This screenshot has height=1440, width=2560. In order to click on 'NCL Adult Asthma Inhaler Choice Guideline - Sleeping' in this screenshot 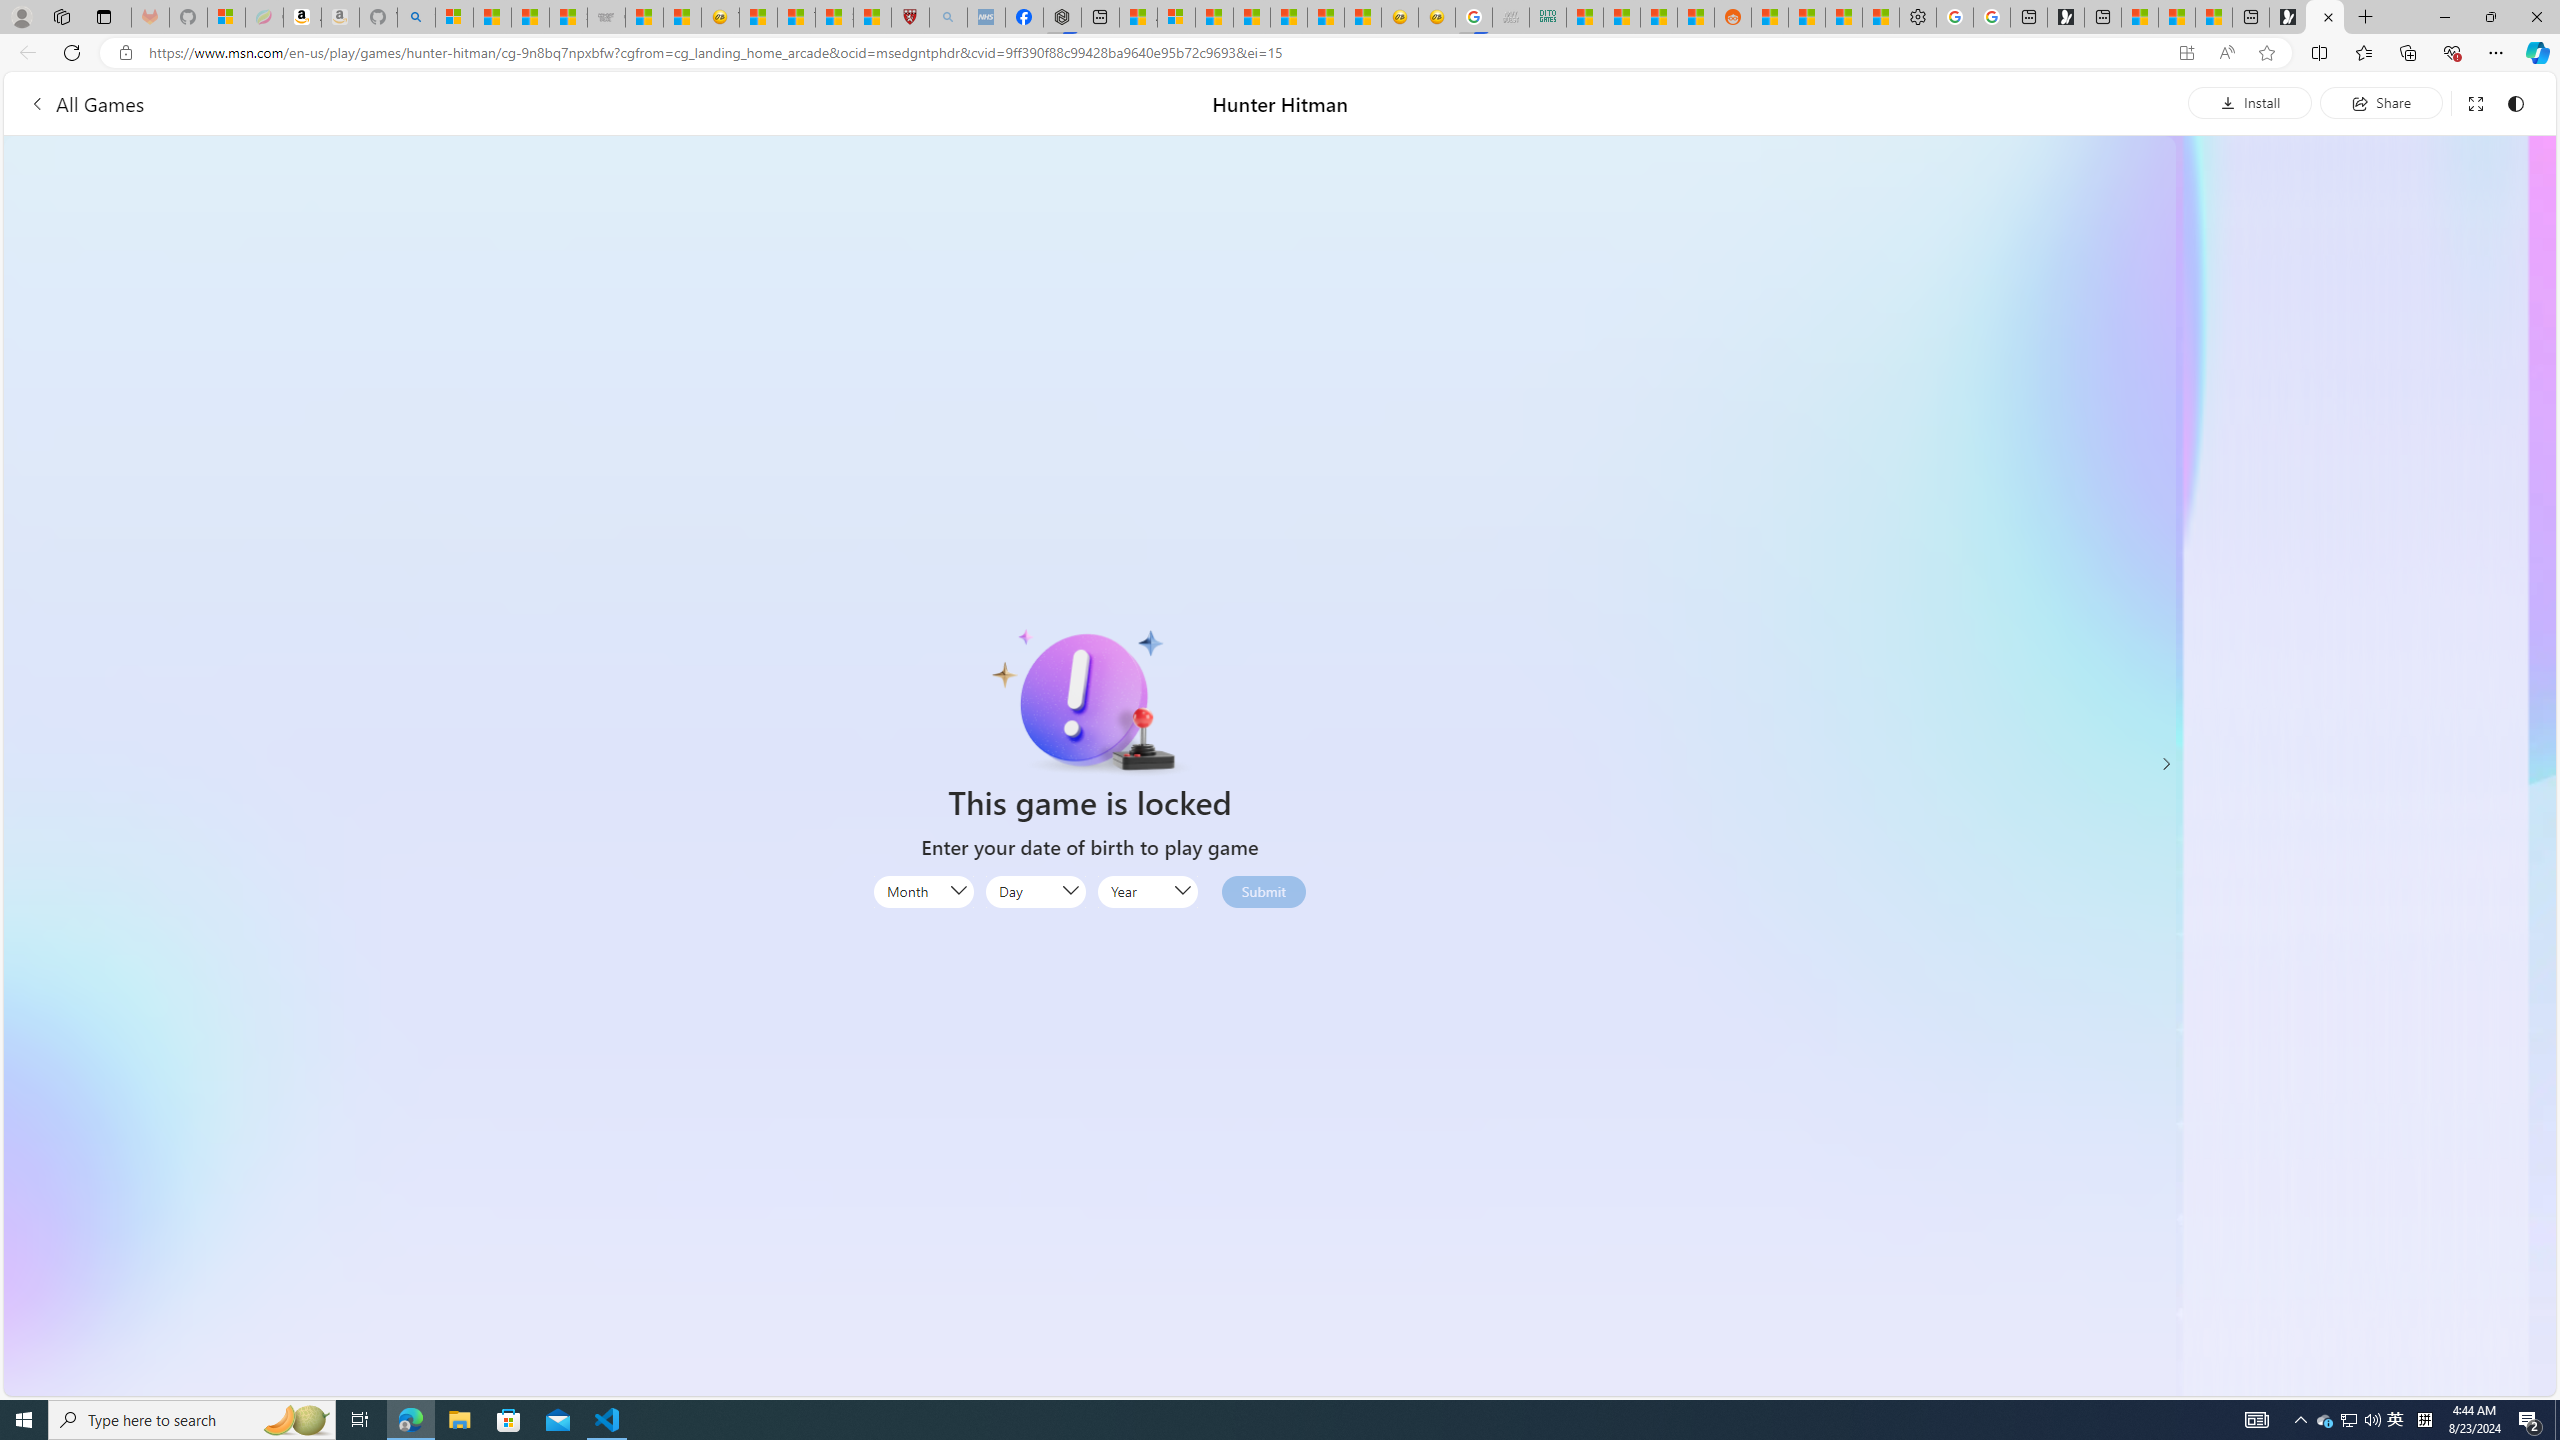, I will do `click(986, 16)`.